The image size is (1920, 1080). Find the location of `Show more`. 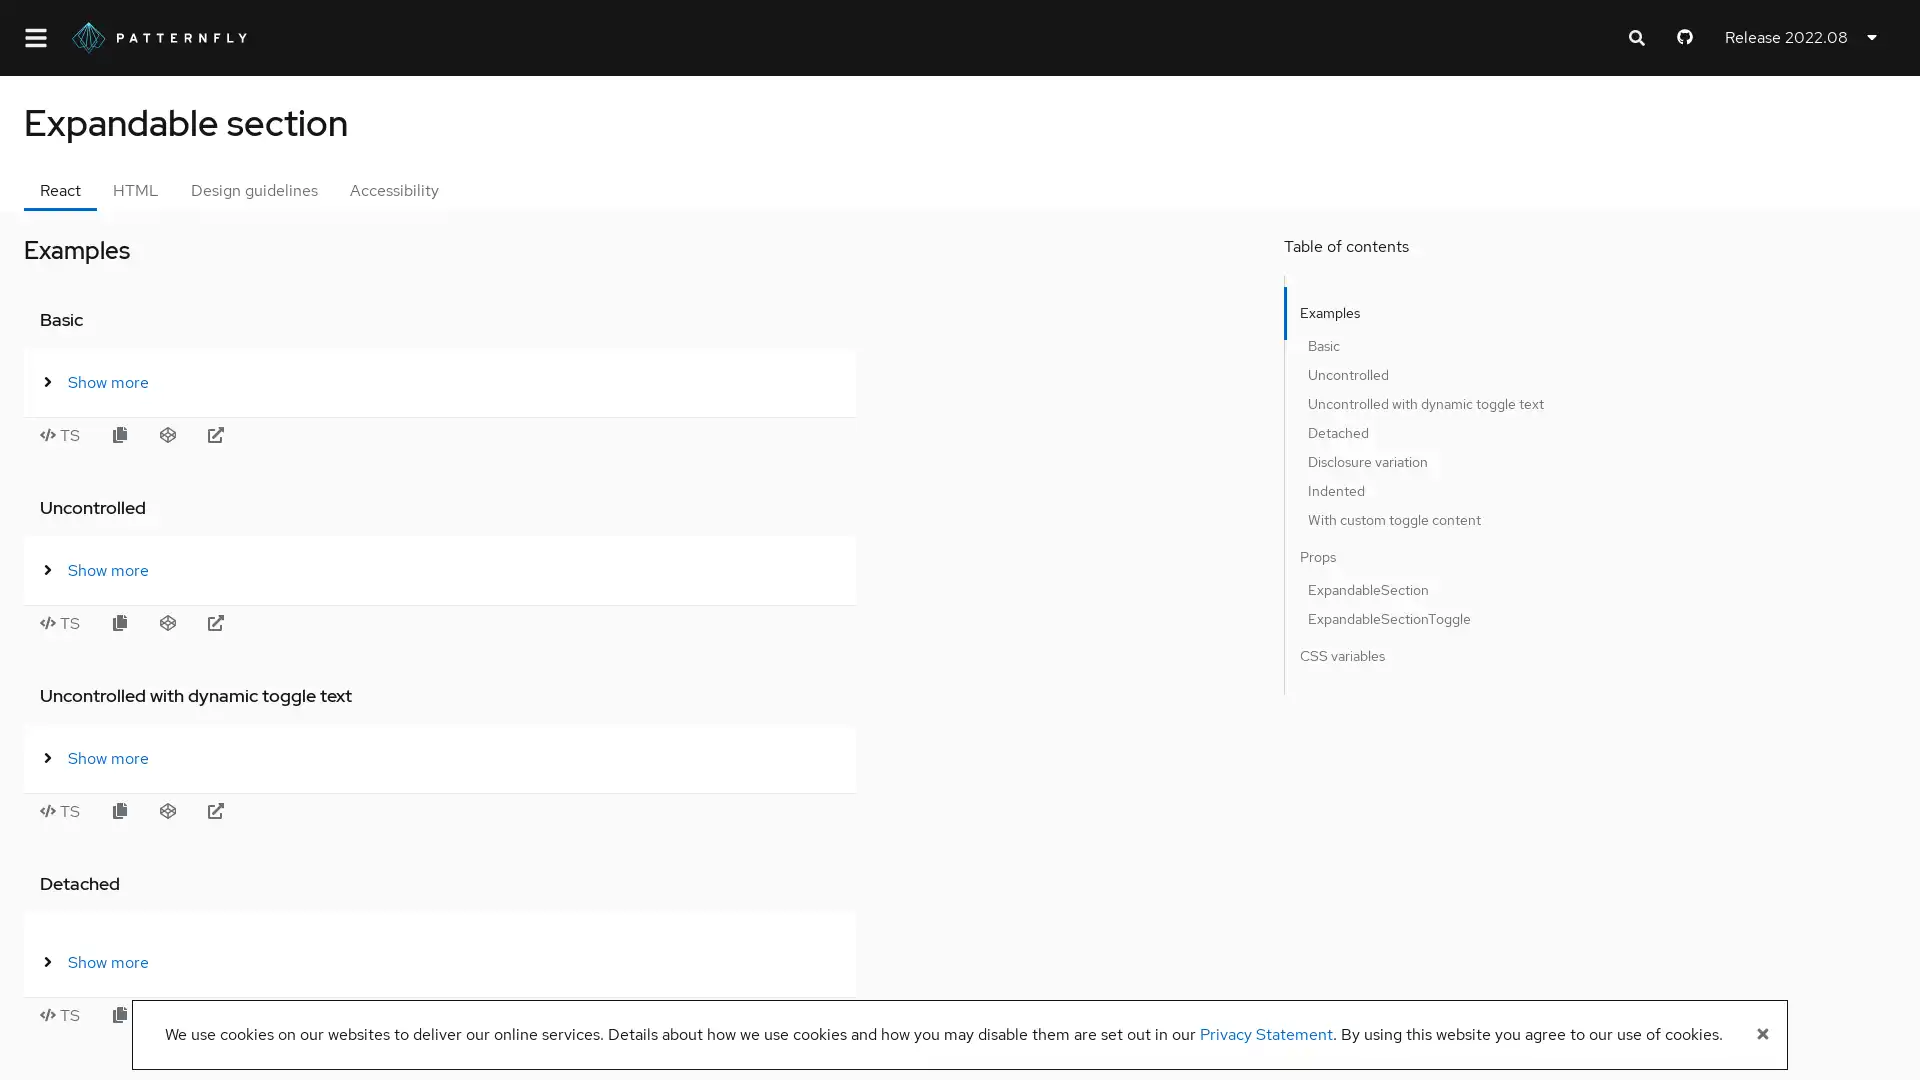

Show more is located at coordinates (392, 570).